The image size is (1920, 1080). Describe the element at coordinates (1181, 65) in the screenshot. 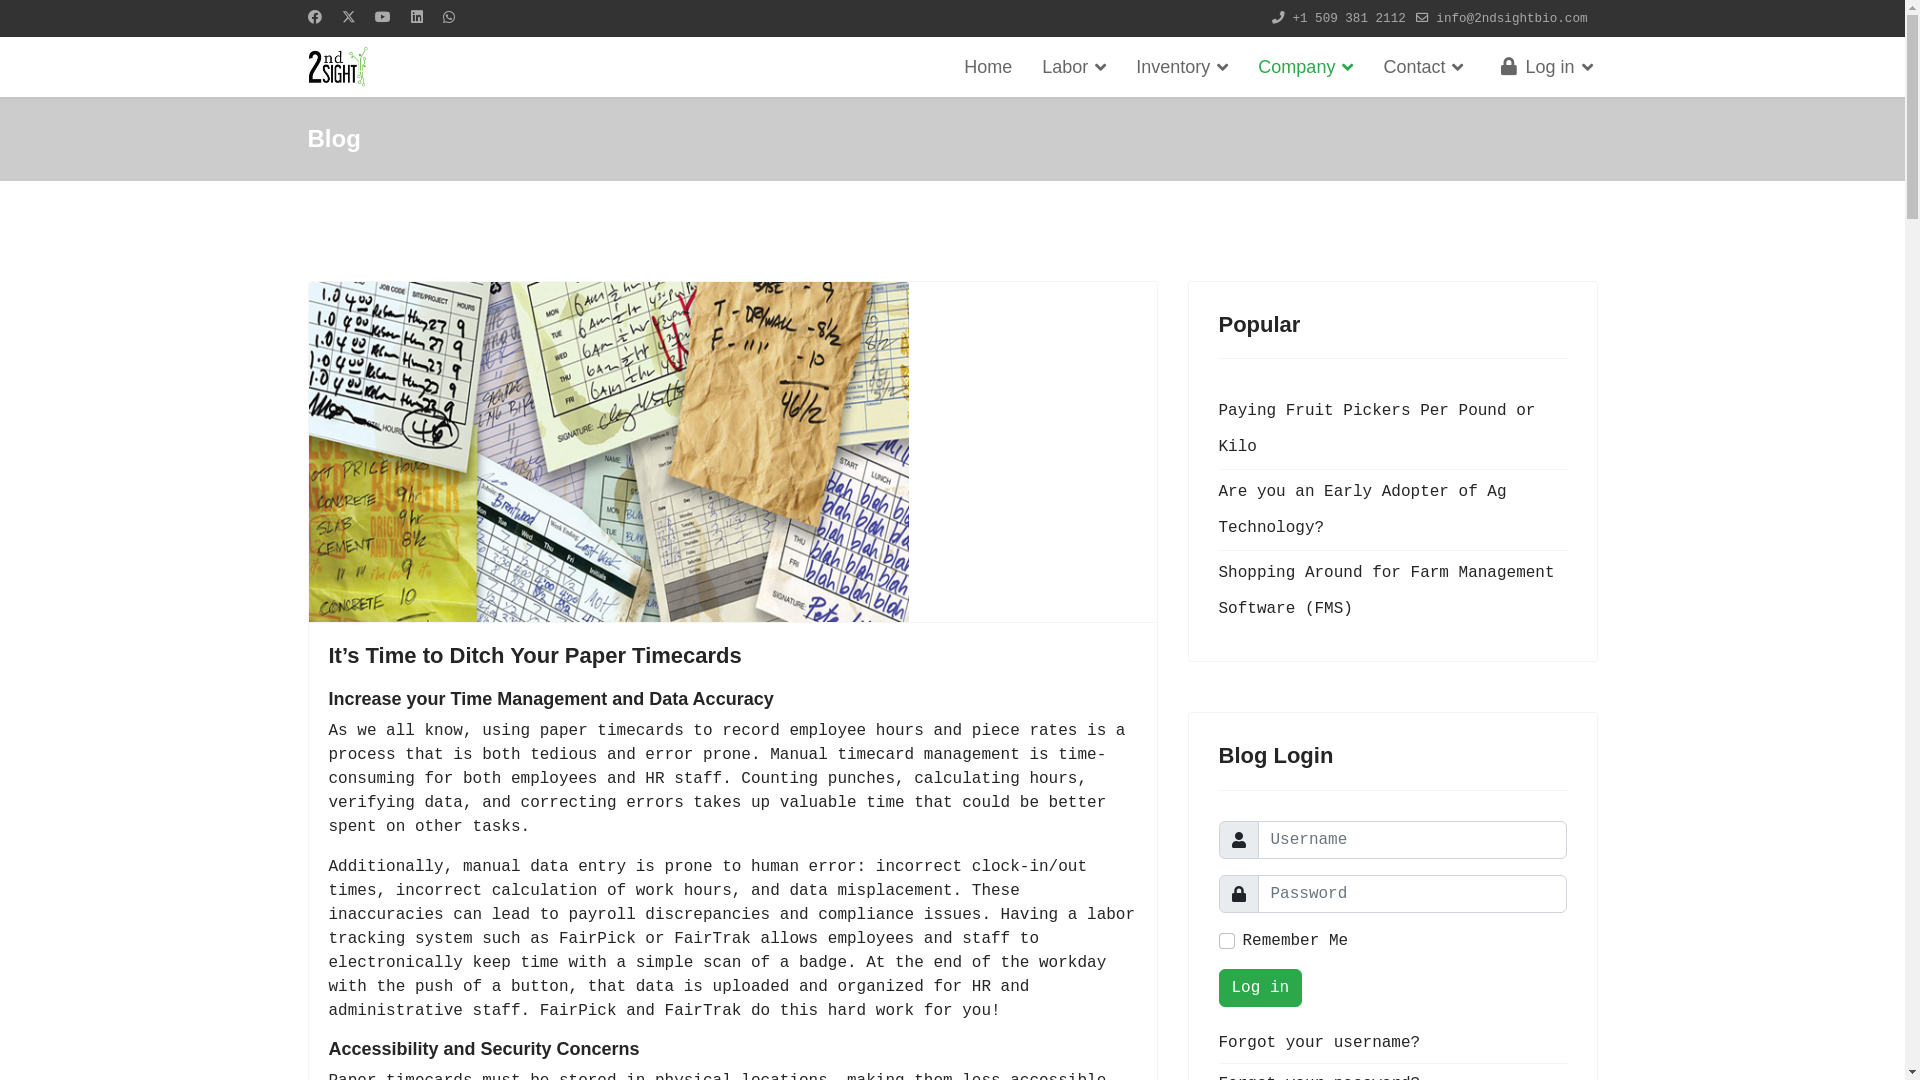

I see `'Inventory'` at that location.